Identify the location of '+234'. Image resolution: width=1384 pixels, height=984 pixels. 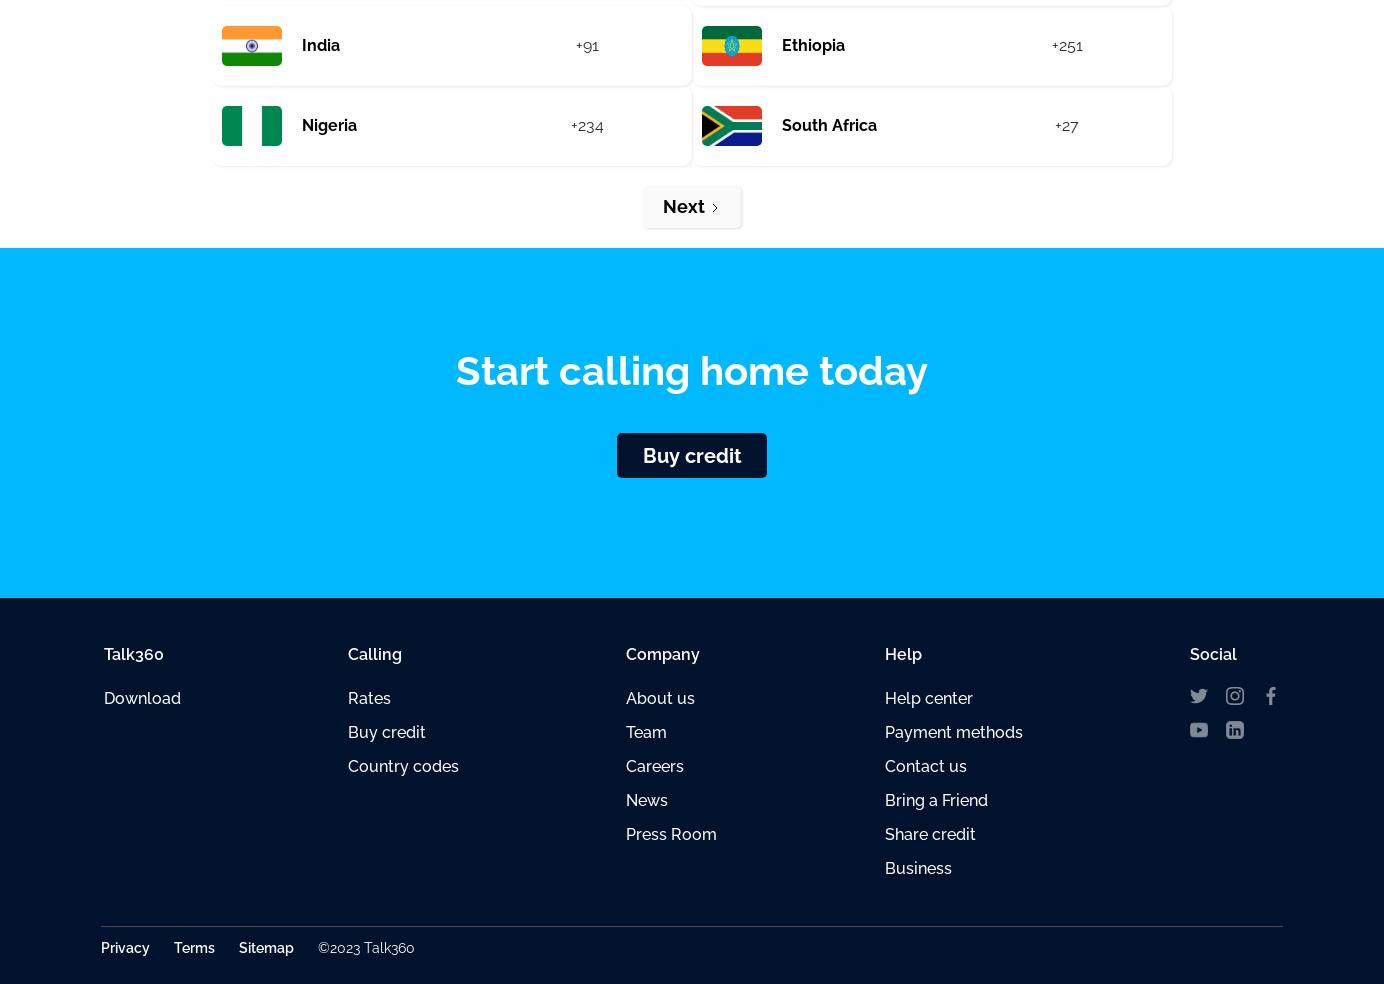
(585, 125).